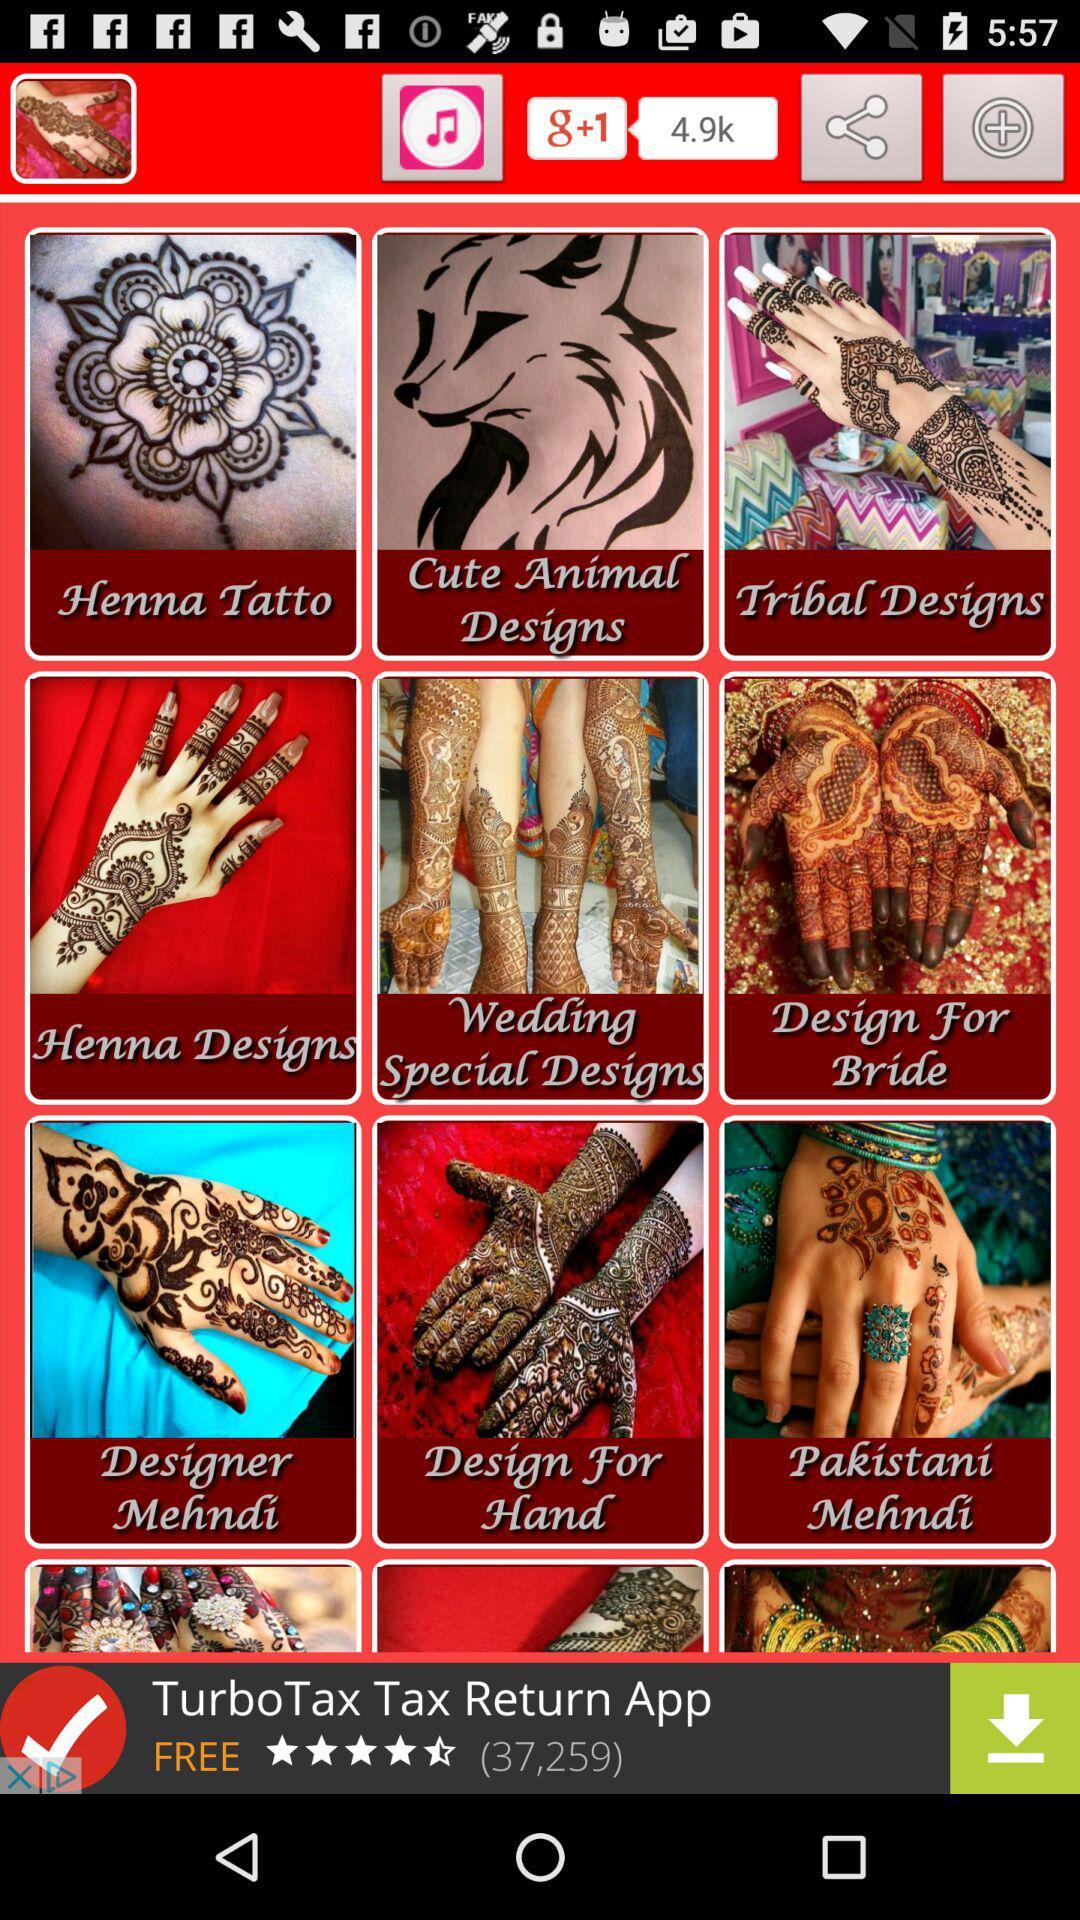 Image resolution: width=1080 pixels, height=1920 pixels. Describe the element at coordinates (540, 1727) in the screenshot. I see `app advertisement` at that location.